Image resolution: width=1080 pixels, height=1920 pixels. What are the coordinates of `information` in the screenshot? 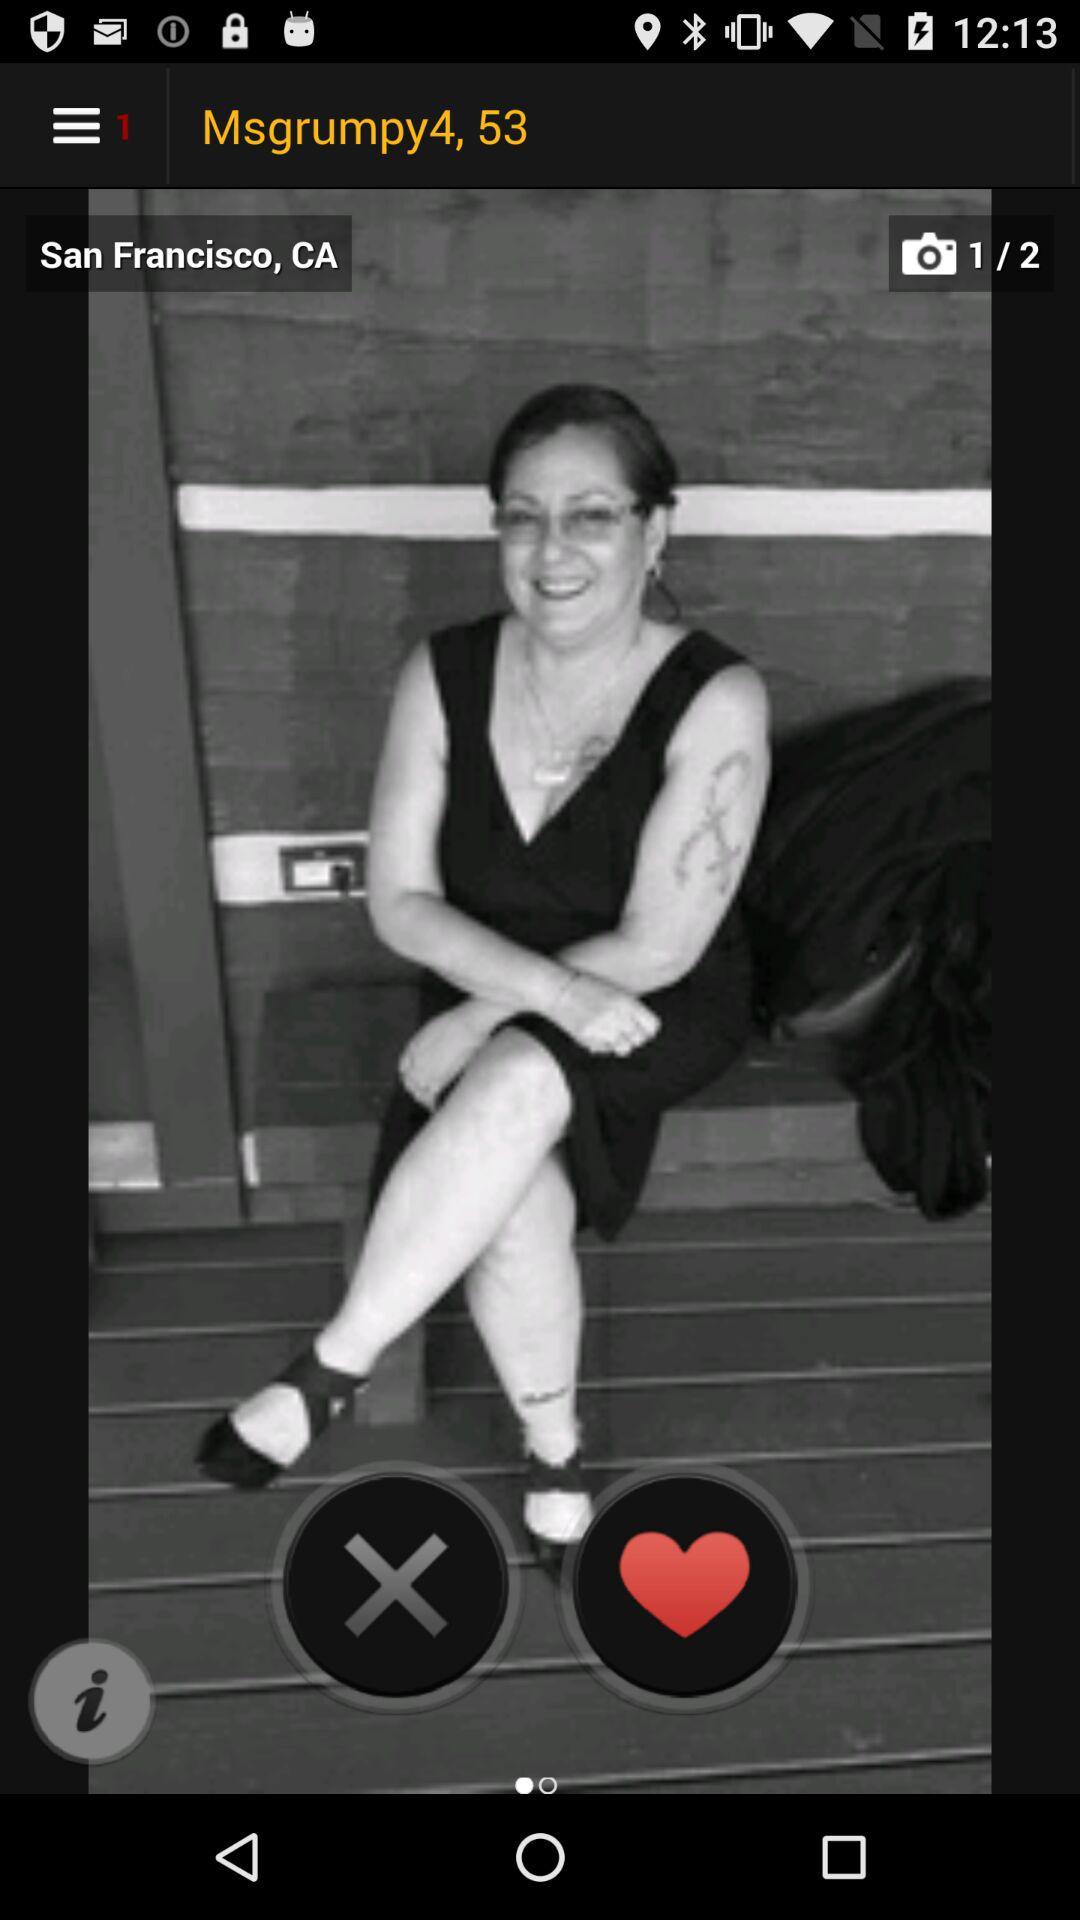 It's located at (91, 1701).